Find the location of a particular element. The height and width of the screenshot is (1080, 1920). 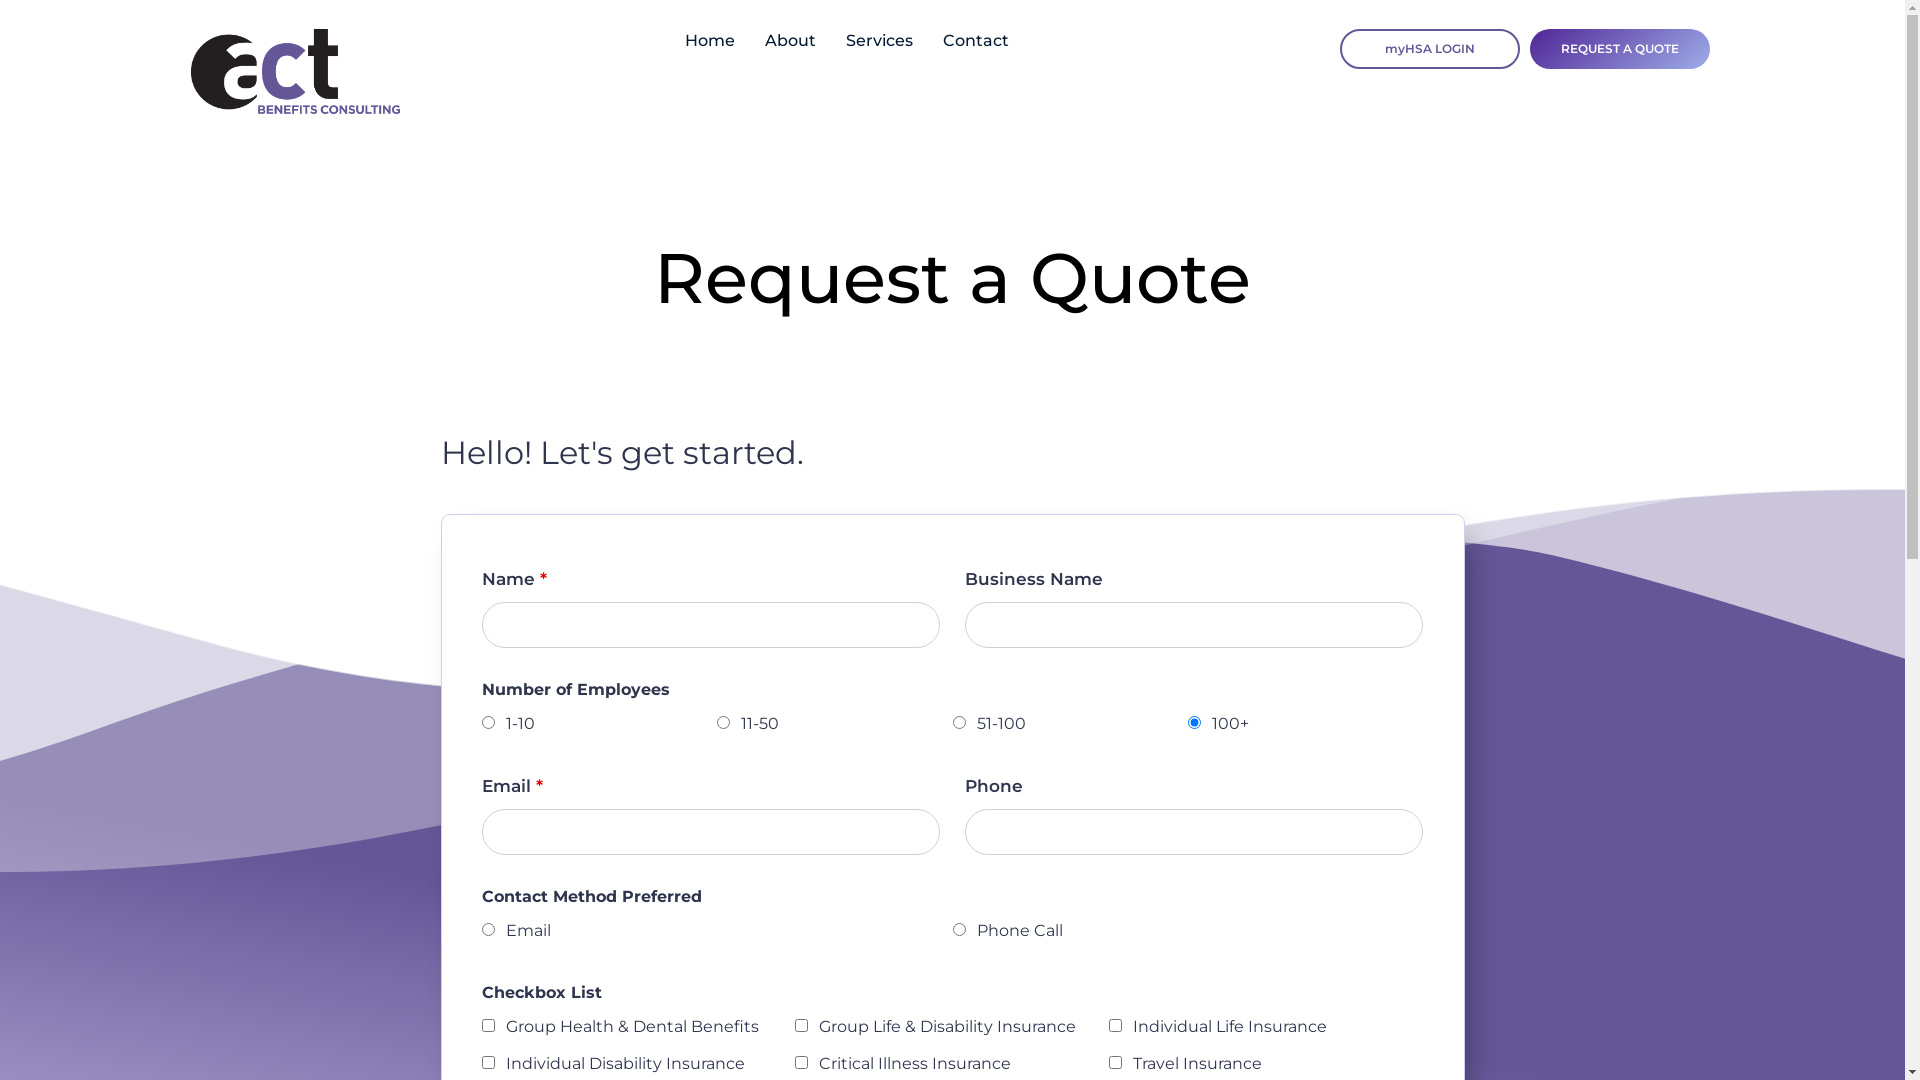

'Contact' is located at coordinates (975, 41).